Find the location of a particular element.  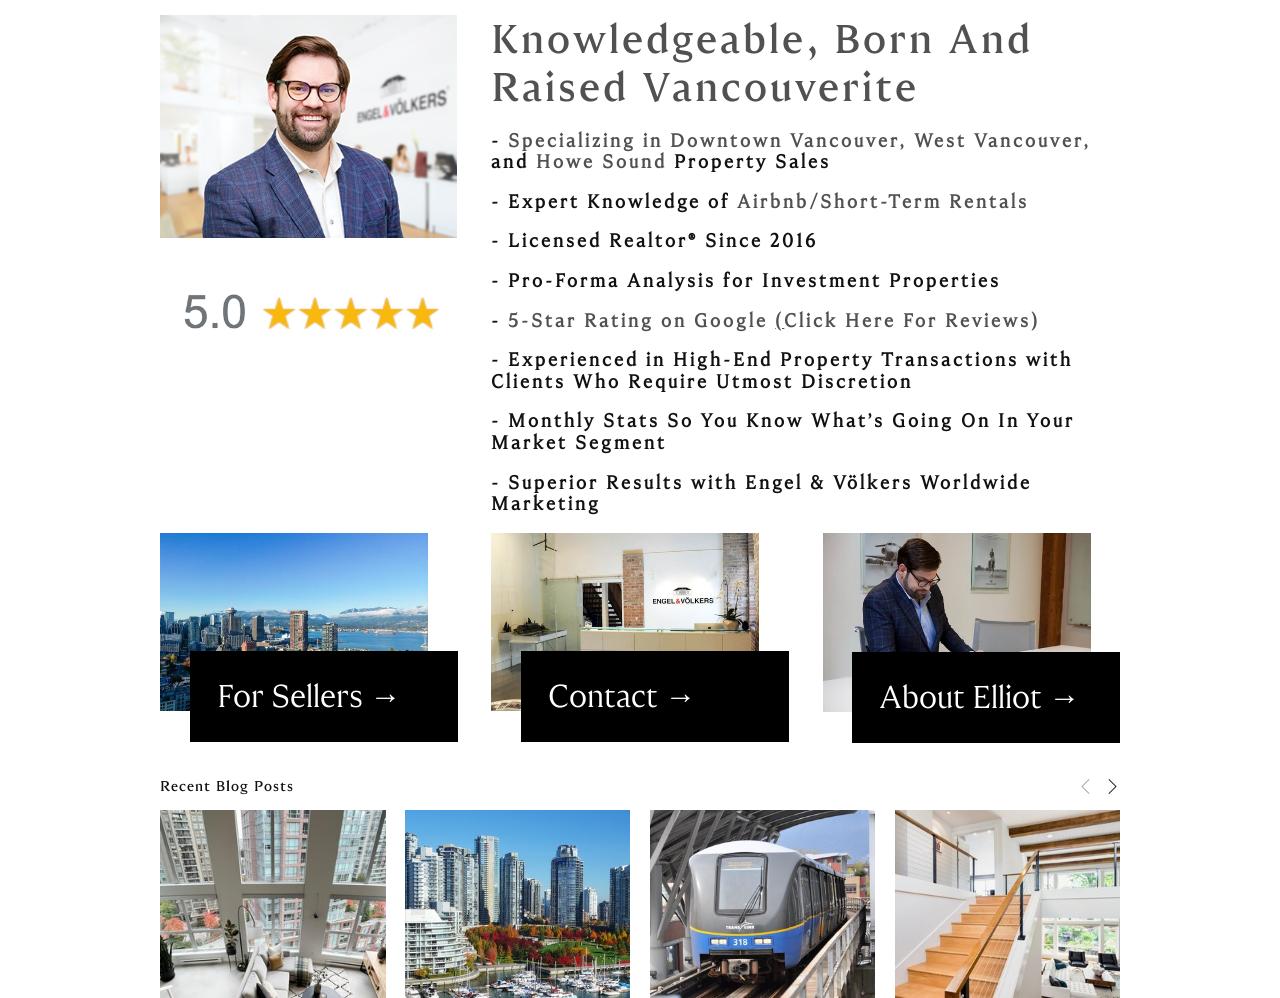

'Contact →' is located at coordinates (620, 695).